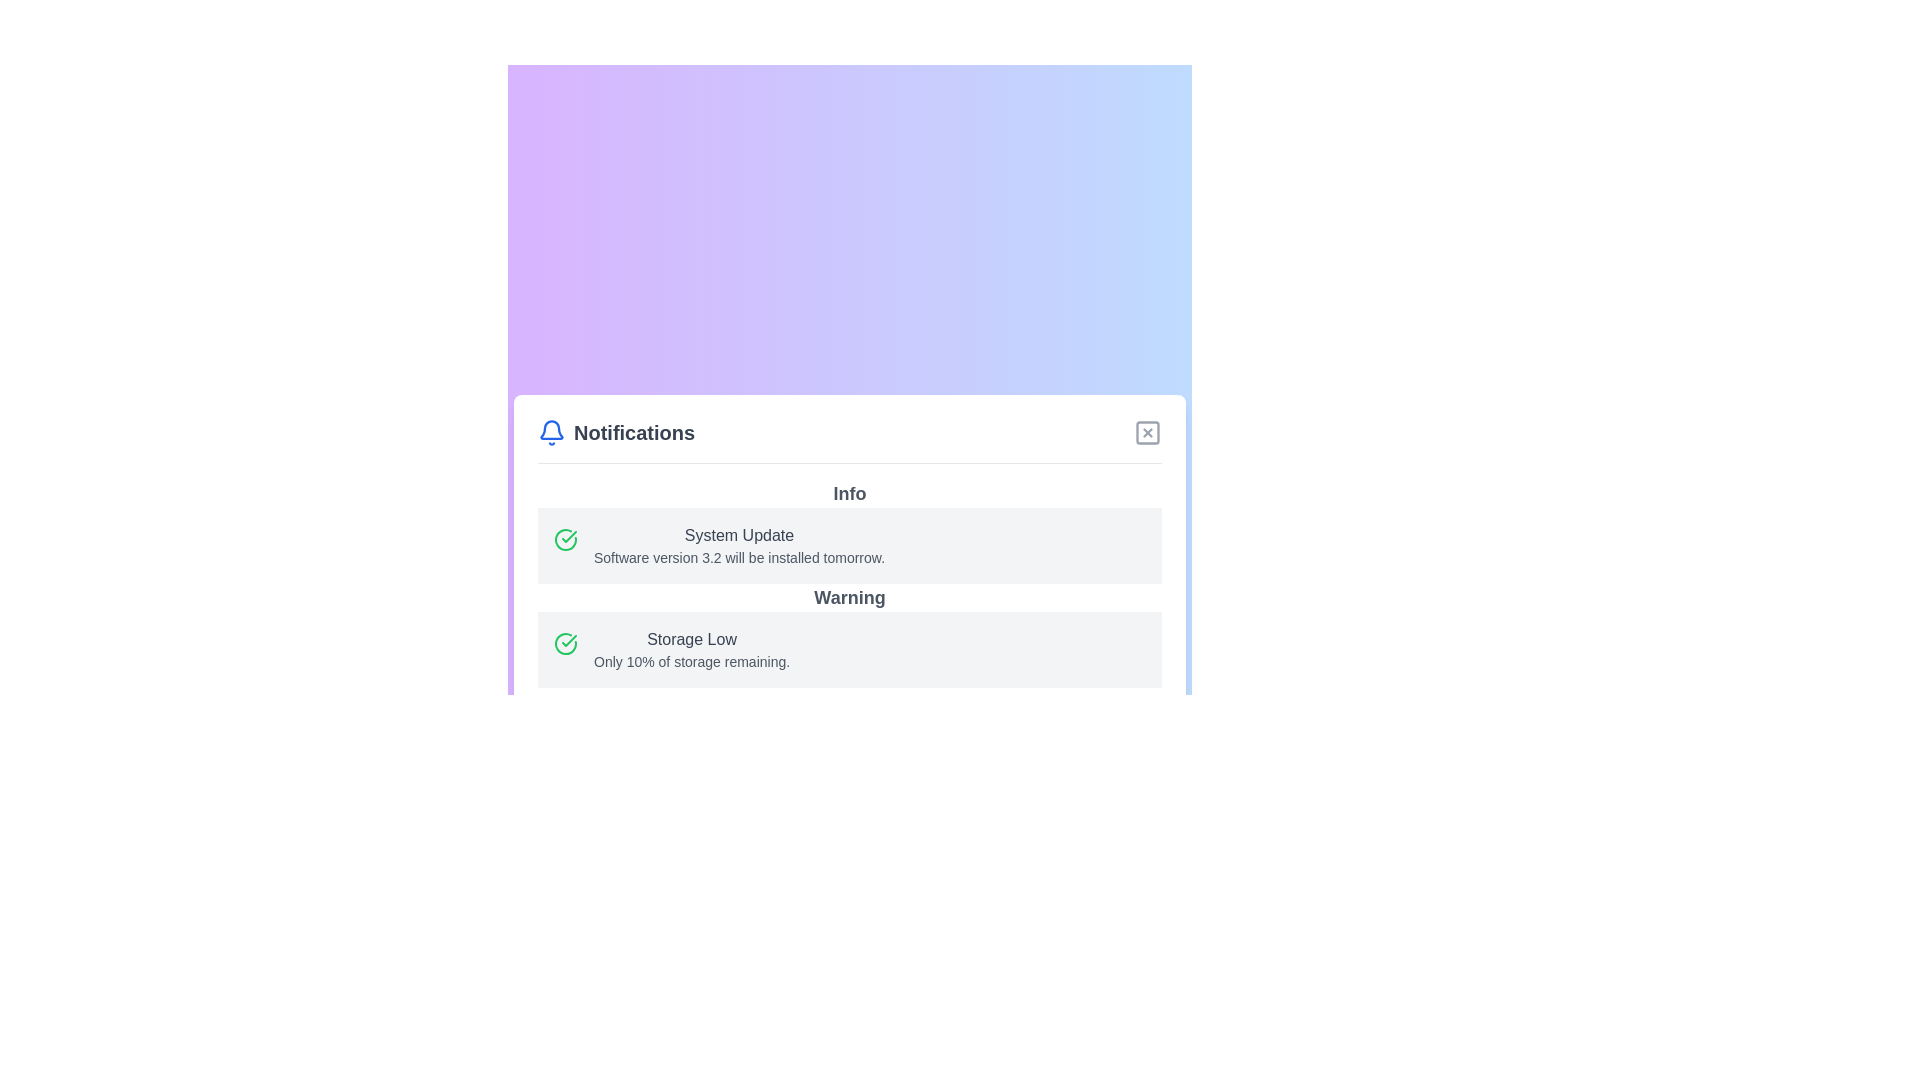 The image size is (1920, 1080). Describe the element at coordinates (565, 538) in the screenshot. I see `the successful status icon located on the left side of the 'System Update' notification block` at that location.